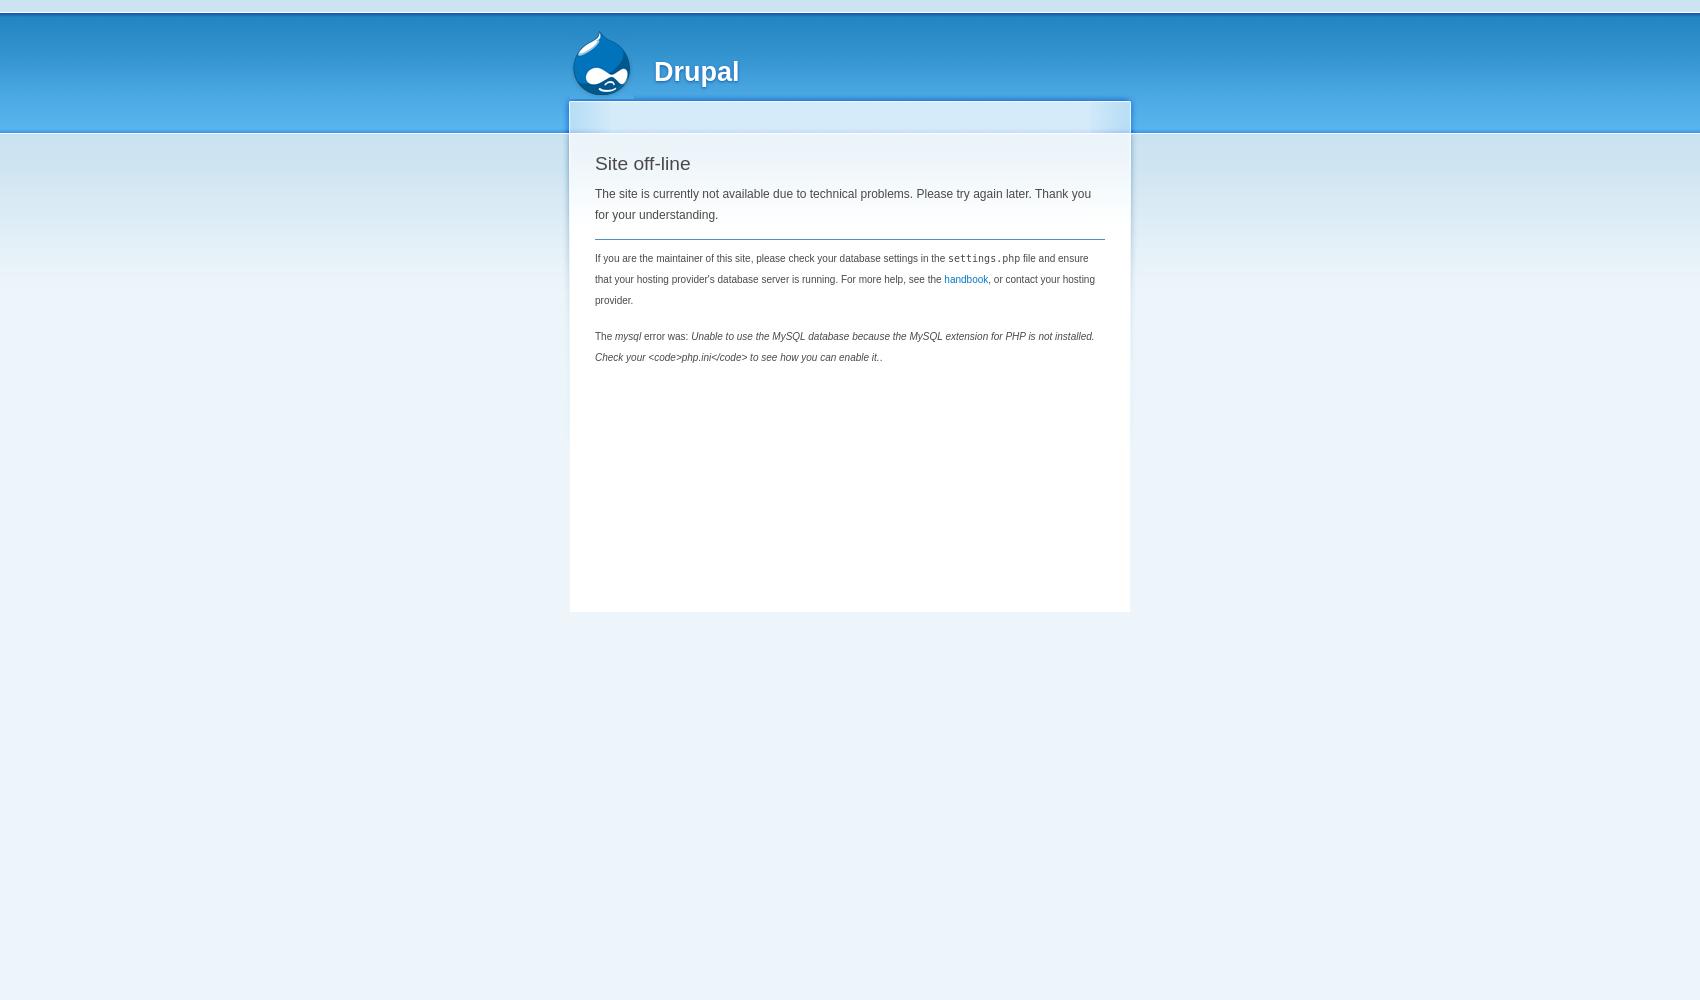 The width and height of the screenshot is (1700, 1000). Describe the element at coordinates (769, 257) in the screenshot. I see `'If you are the maintainer of this site, please check your database settings in the'` at that location.